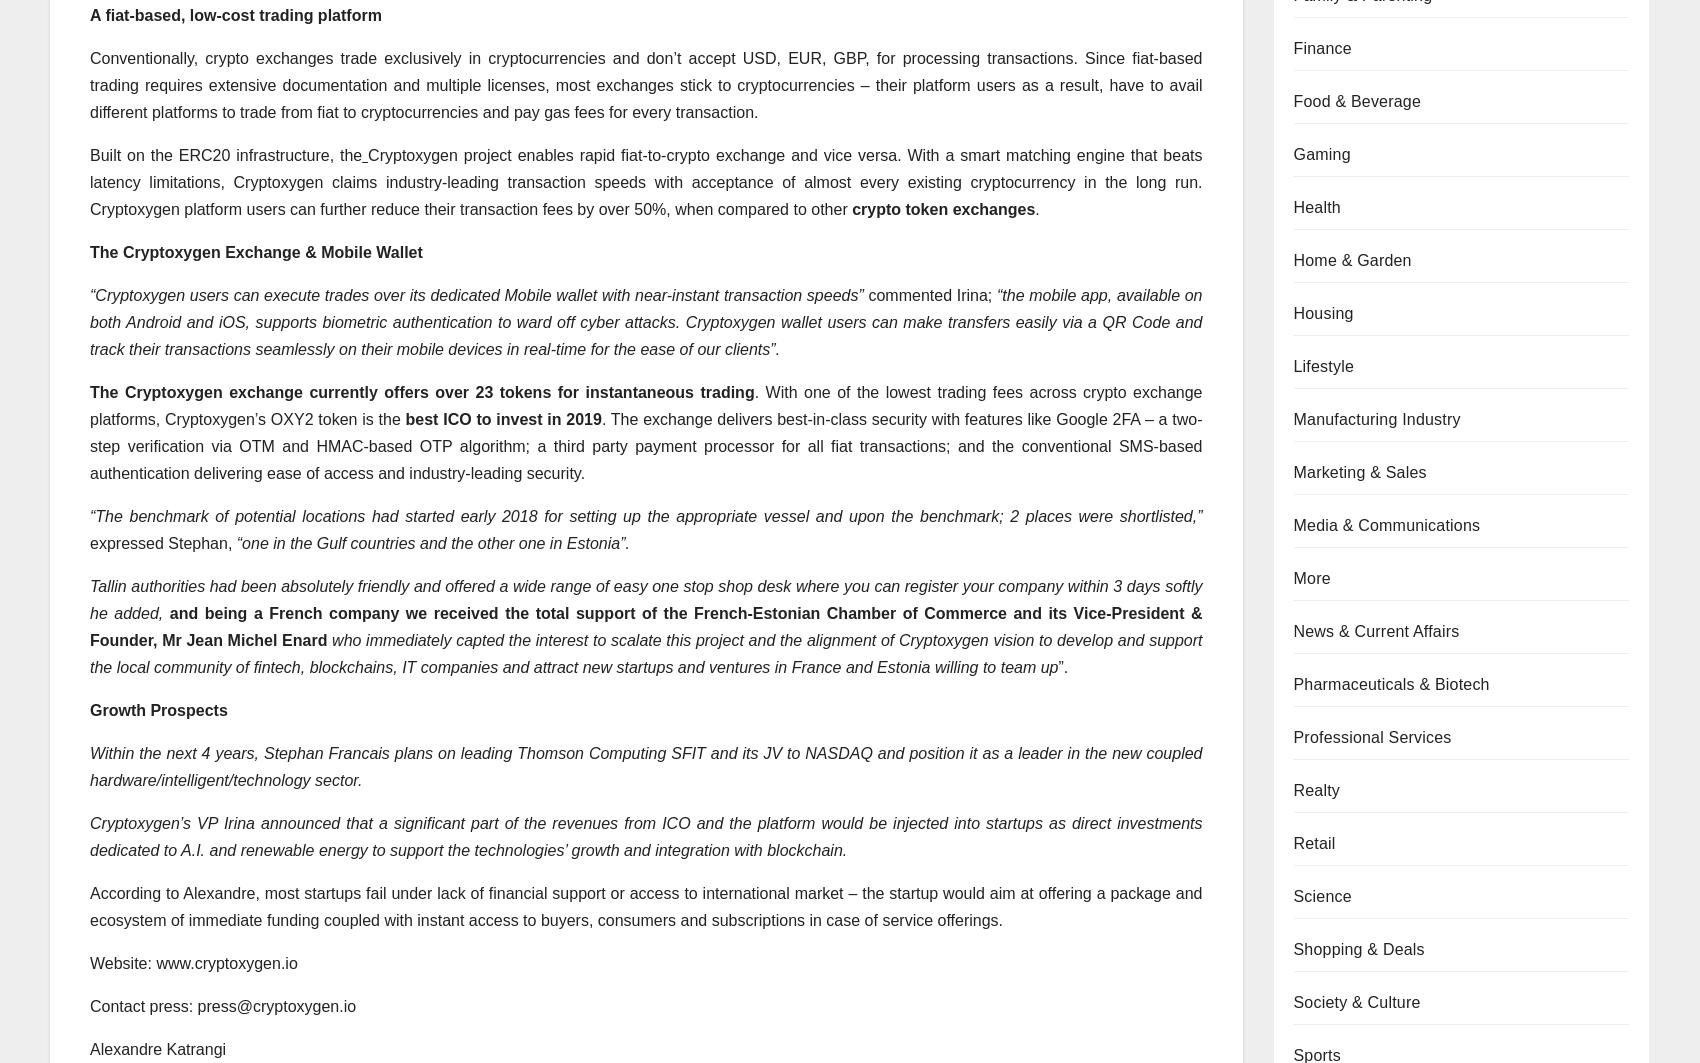  Describe the element at coordinates (89, 251) in the screenshot. I see `'The Cryptoxygen Exchange & Mobile Wallet'` at that location.